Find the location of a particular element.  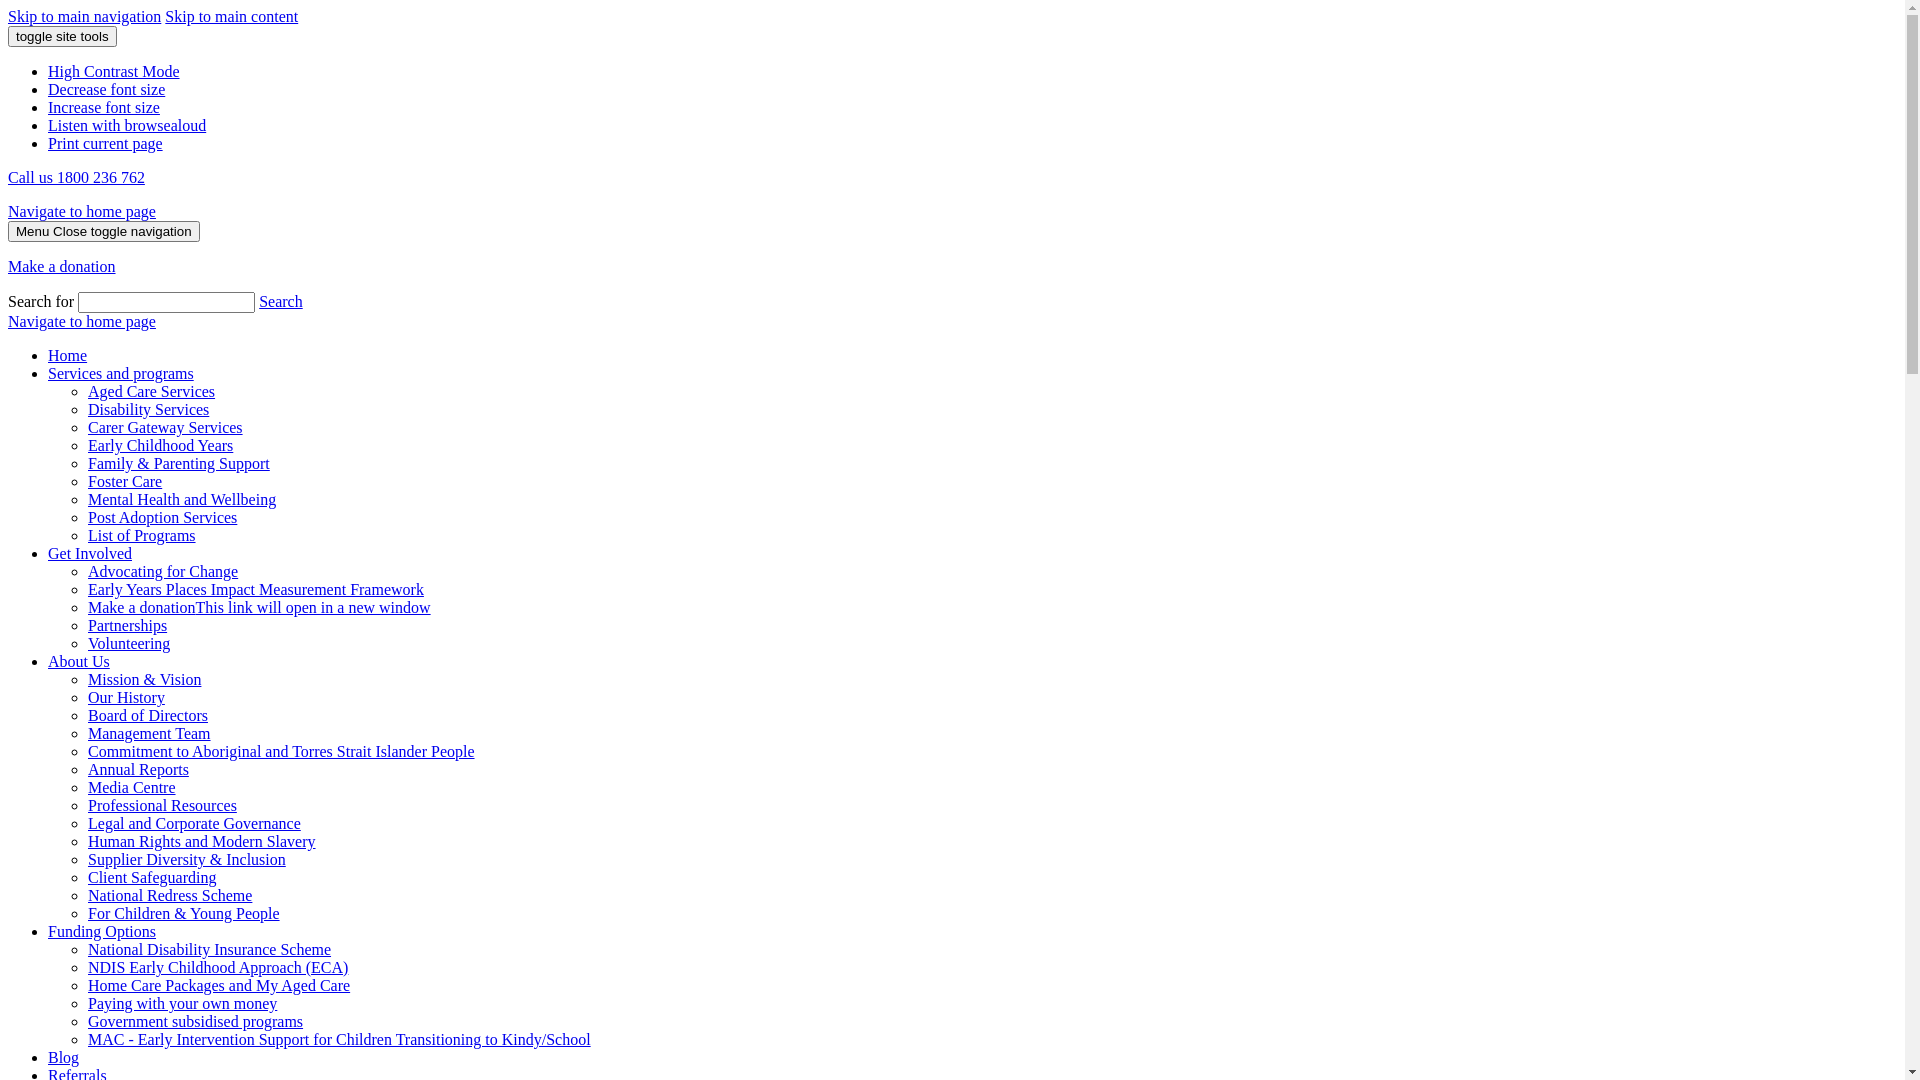

'Professional Resources' is located at coordinates (162, 804).